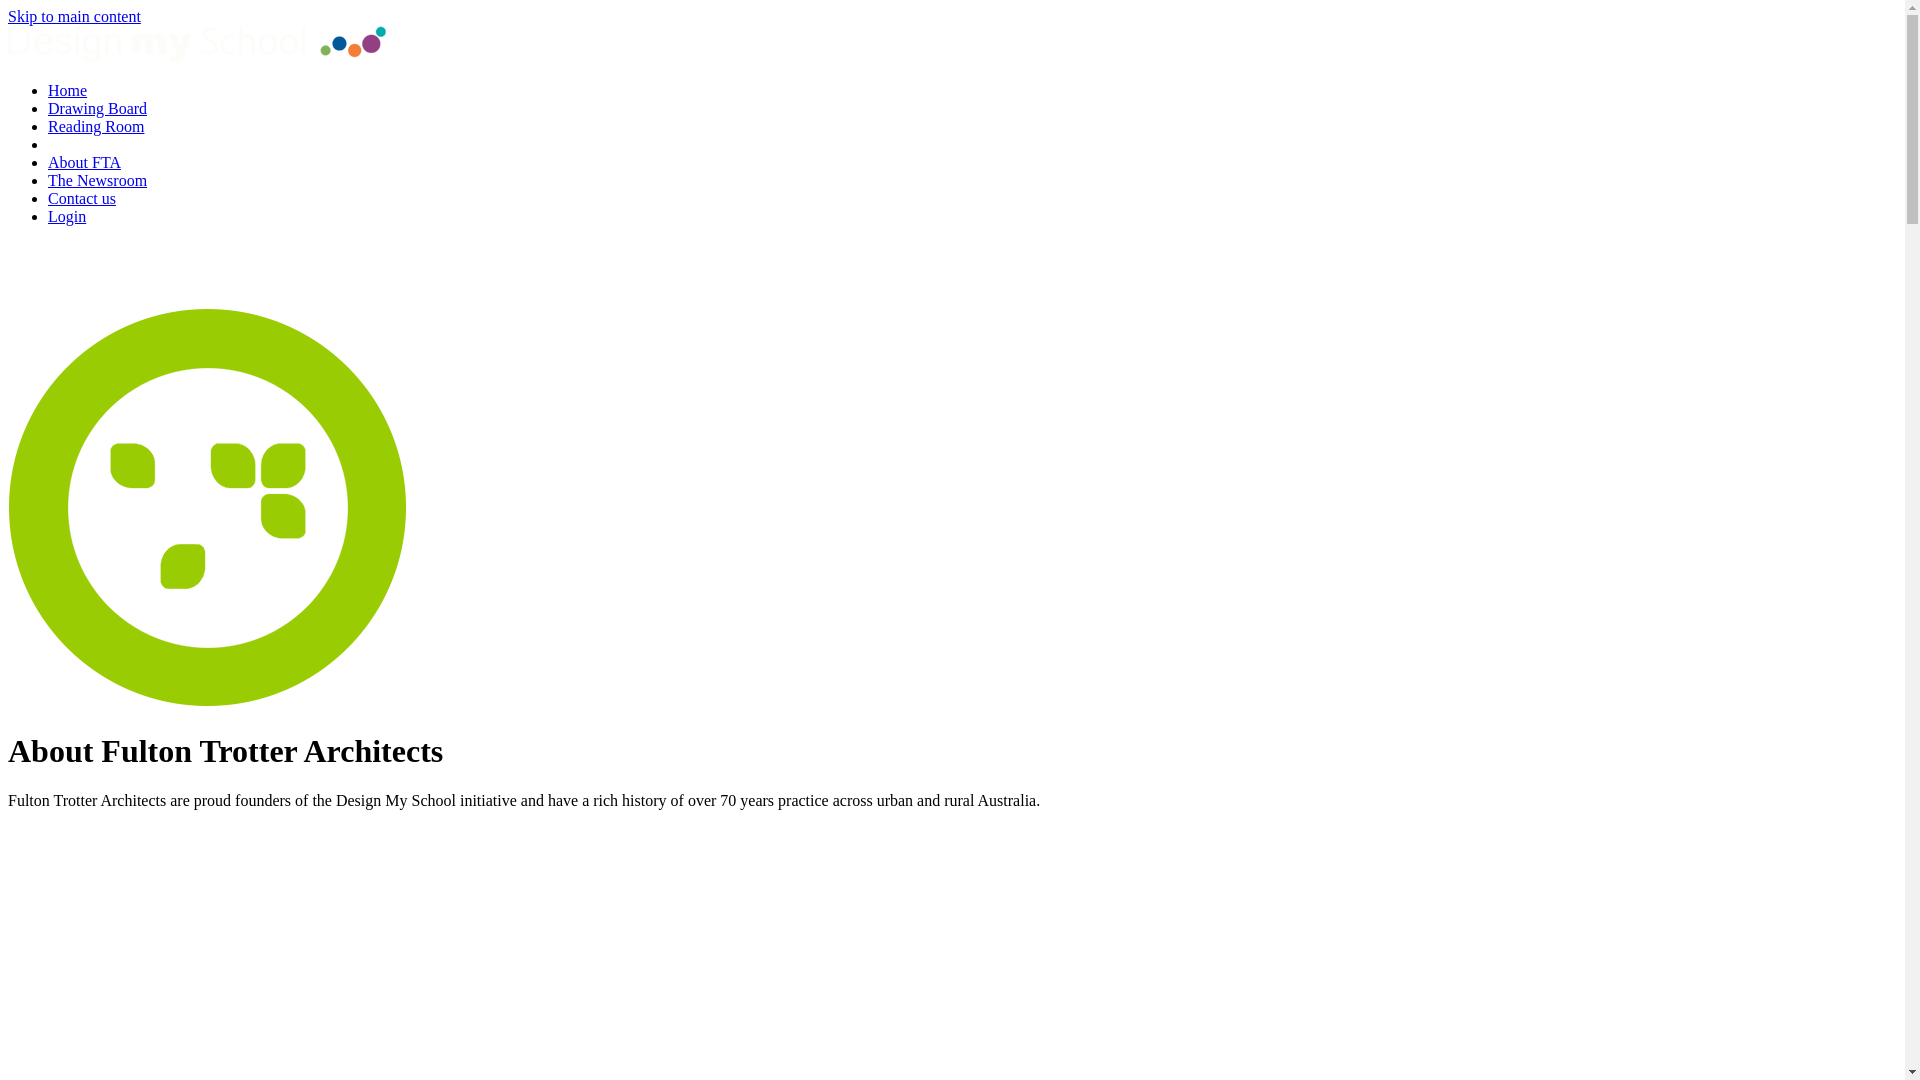 The image size is (1920, 1080). Describe the element at coordinates (67, 216) in the screenshot. I see `'Login'` at that location.